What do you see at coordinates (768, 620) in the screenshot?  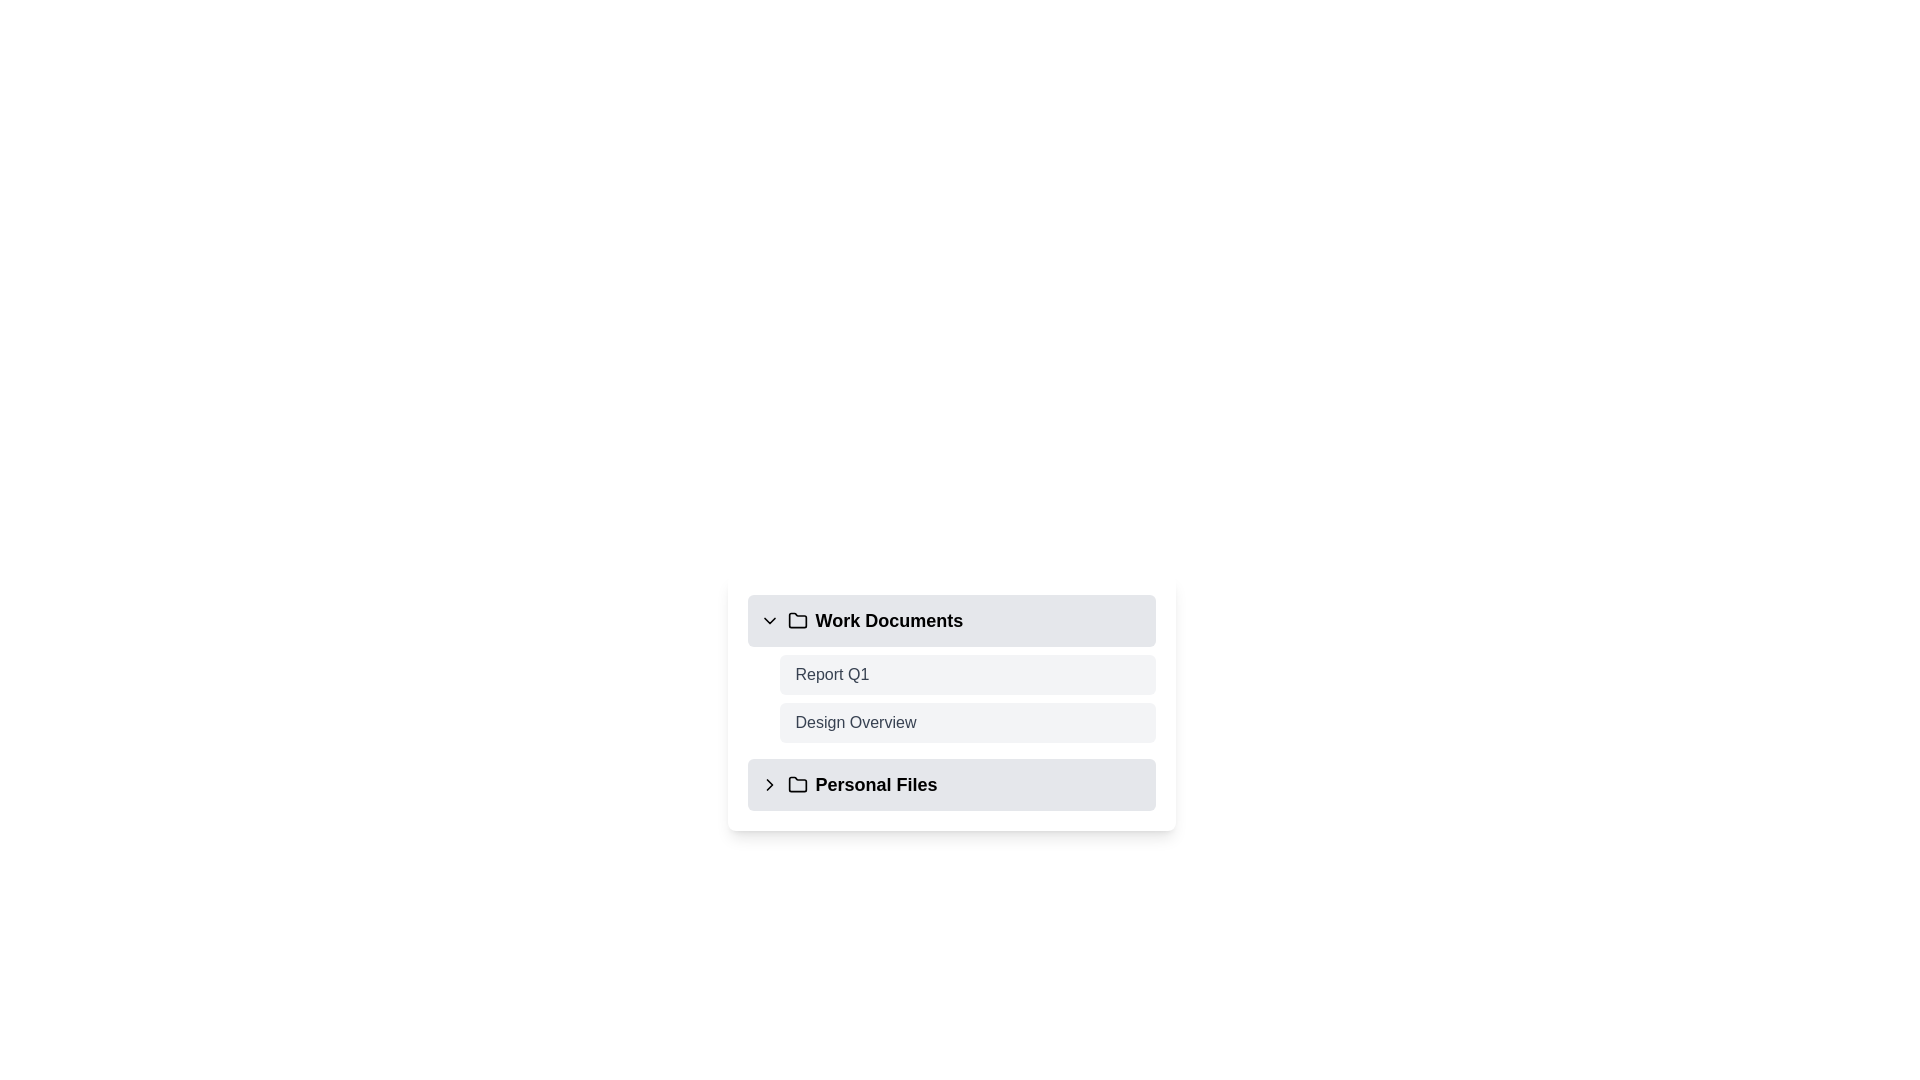 I see `the downward-facing chevron icon, which is located to the extreme left of the 'Work Documents' label` at bounding box center [768, 620].